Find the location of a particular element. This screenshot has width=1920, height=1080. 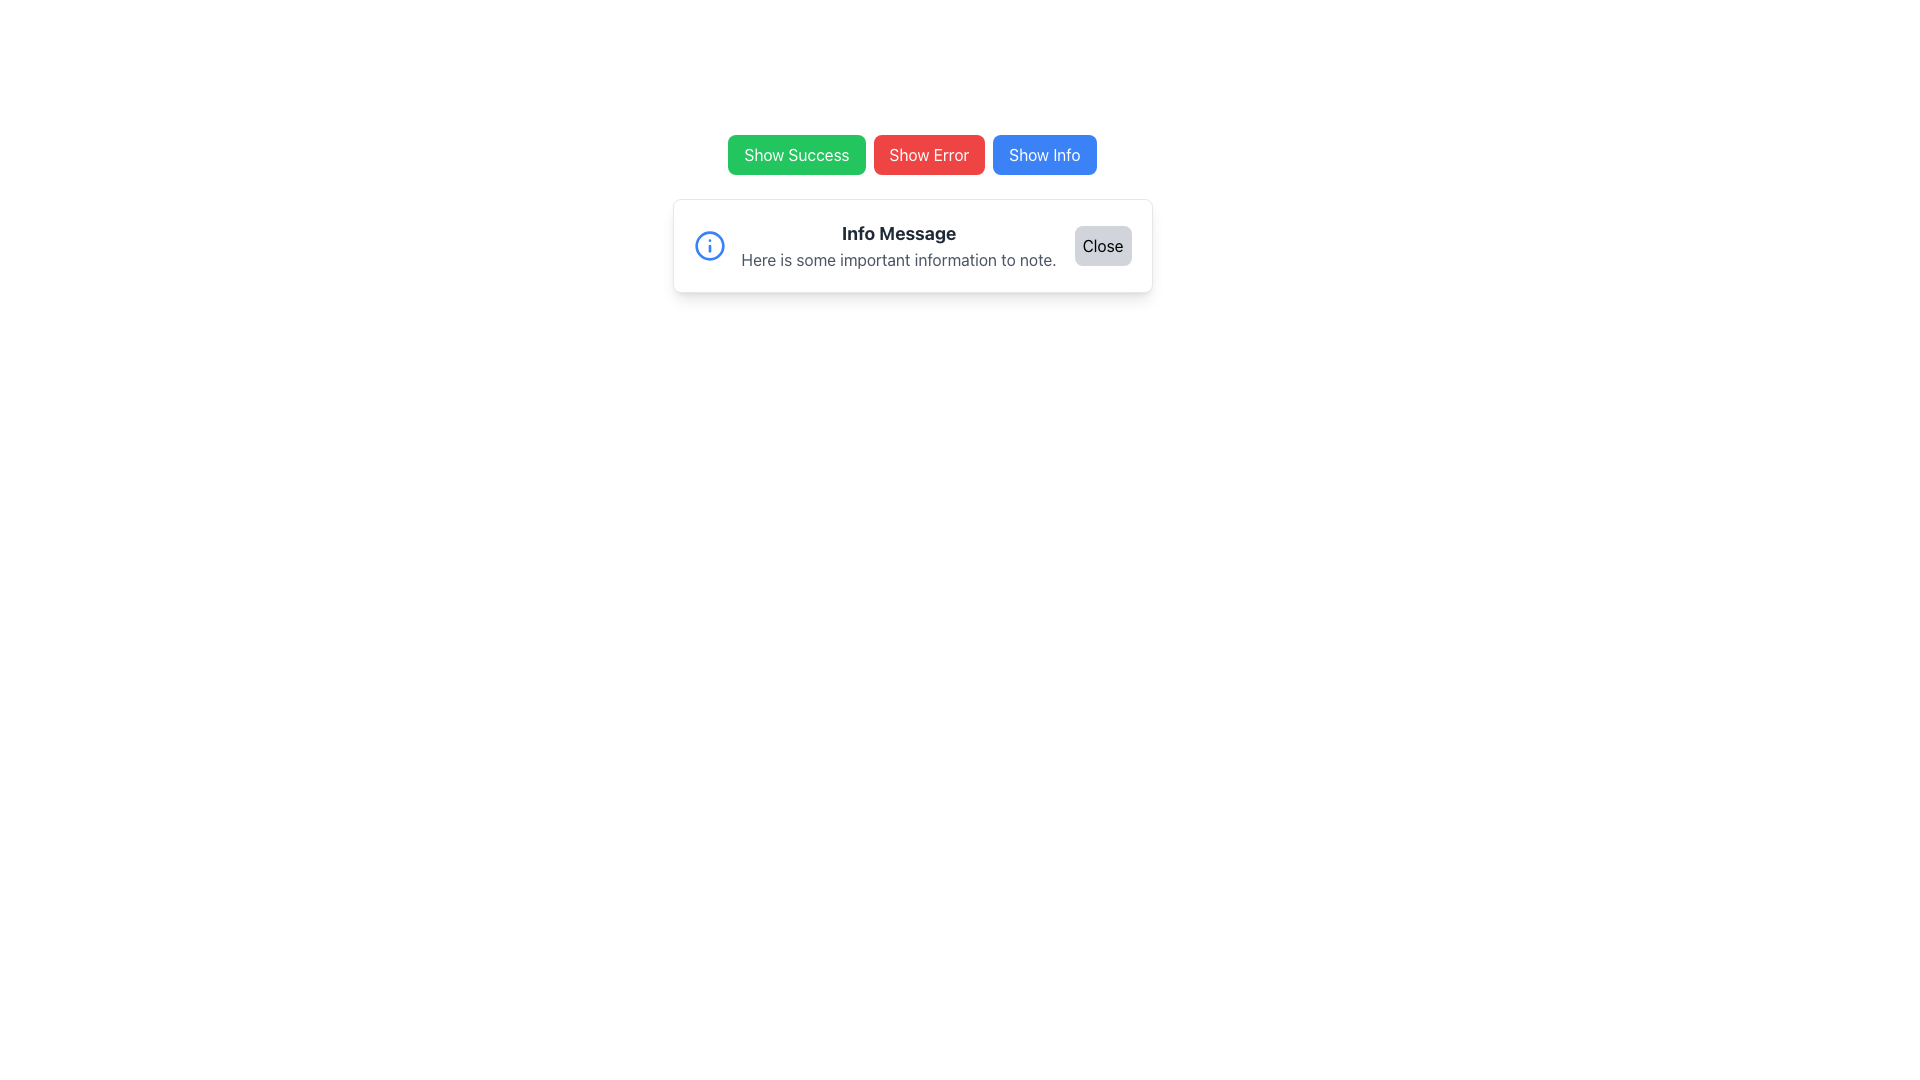

the 'Show Info' button, which has rounded corners, a blue background, and white text is located at coordinates (1043, 153).